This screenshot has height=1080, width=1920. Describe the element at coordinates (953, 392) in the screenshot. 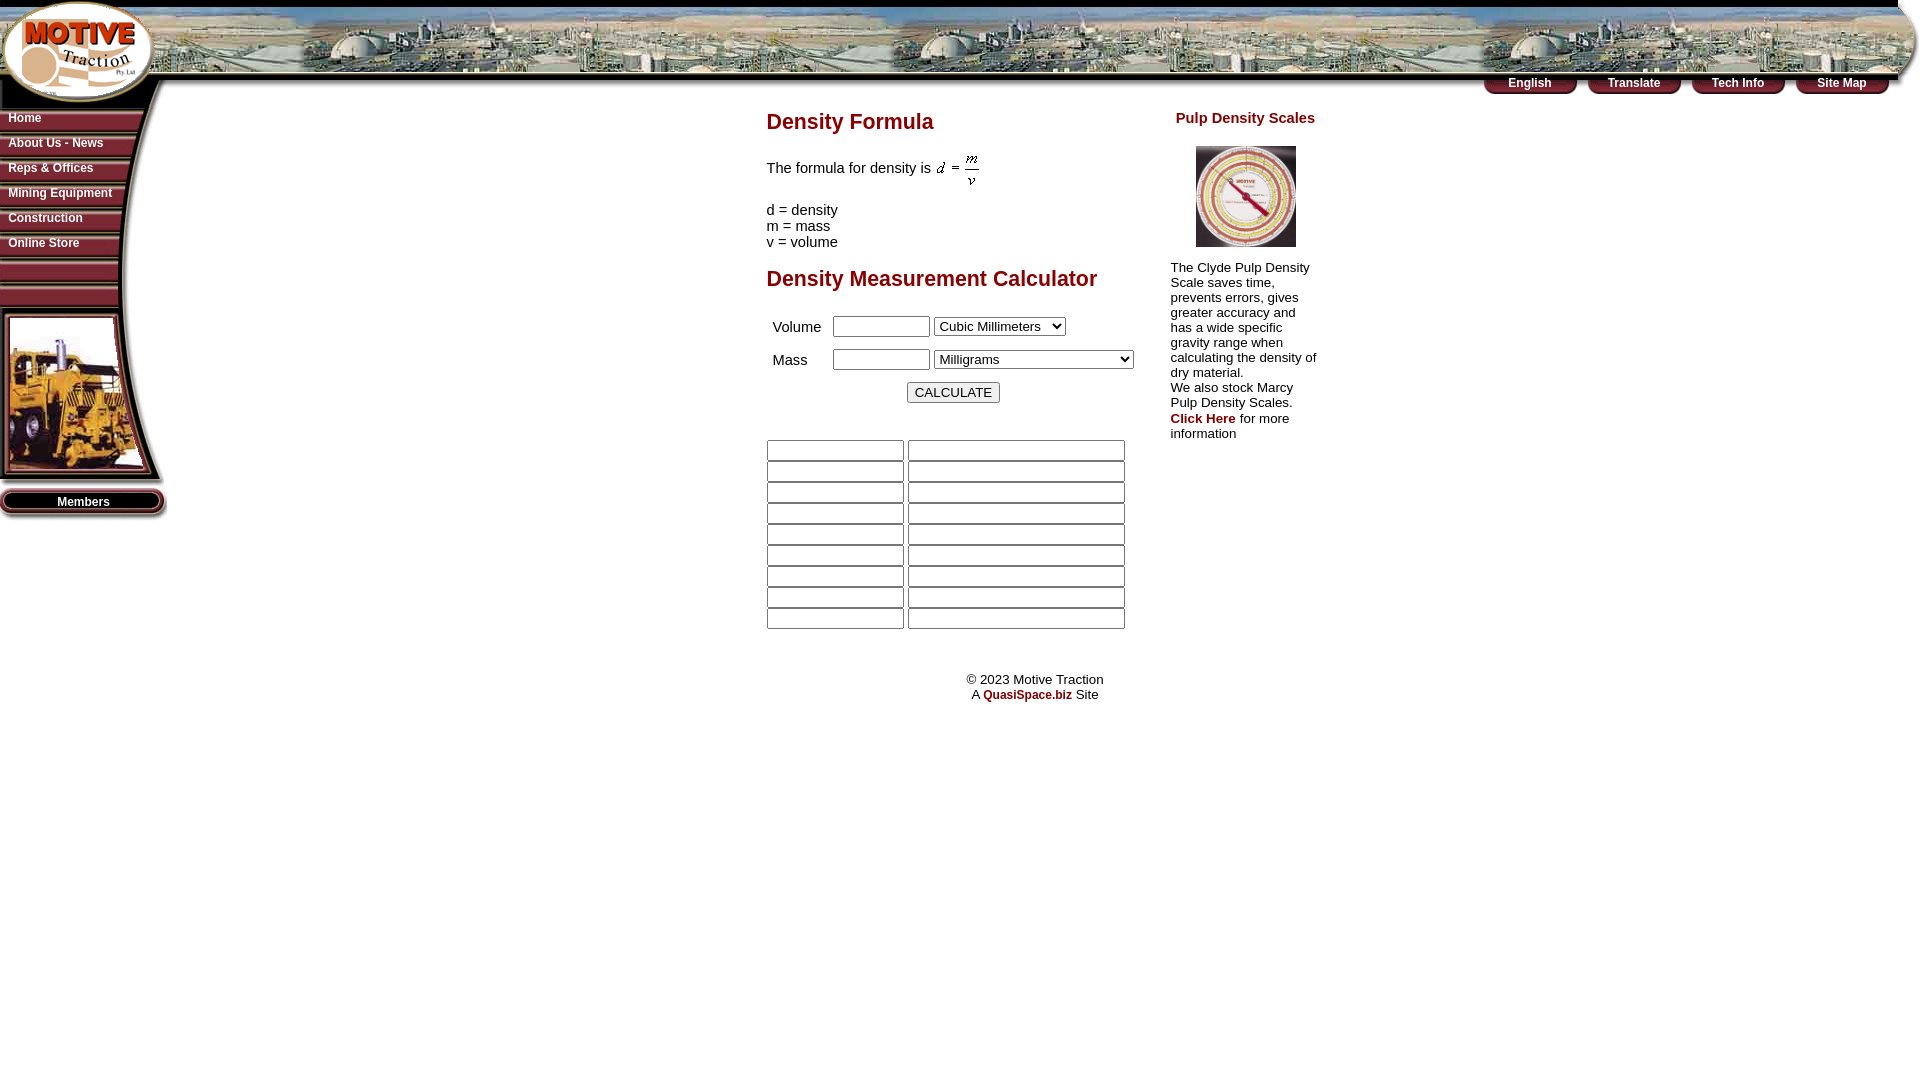

I see `'CALCULATE'` at that location.